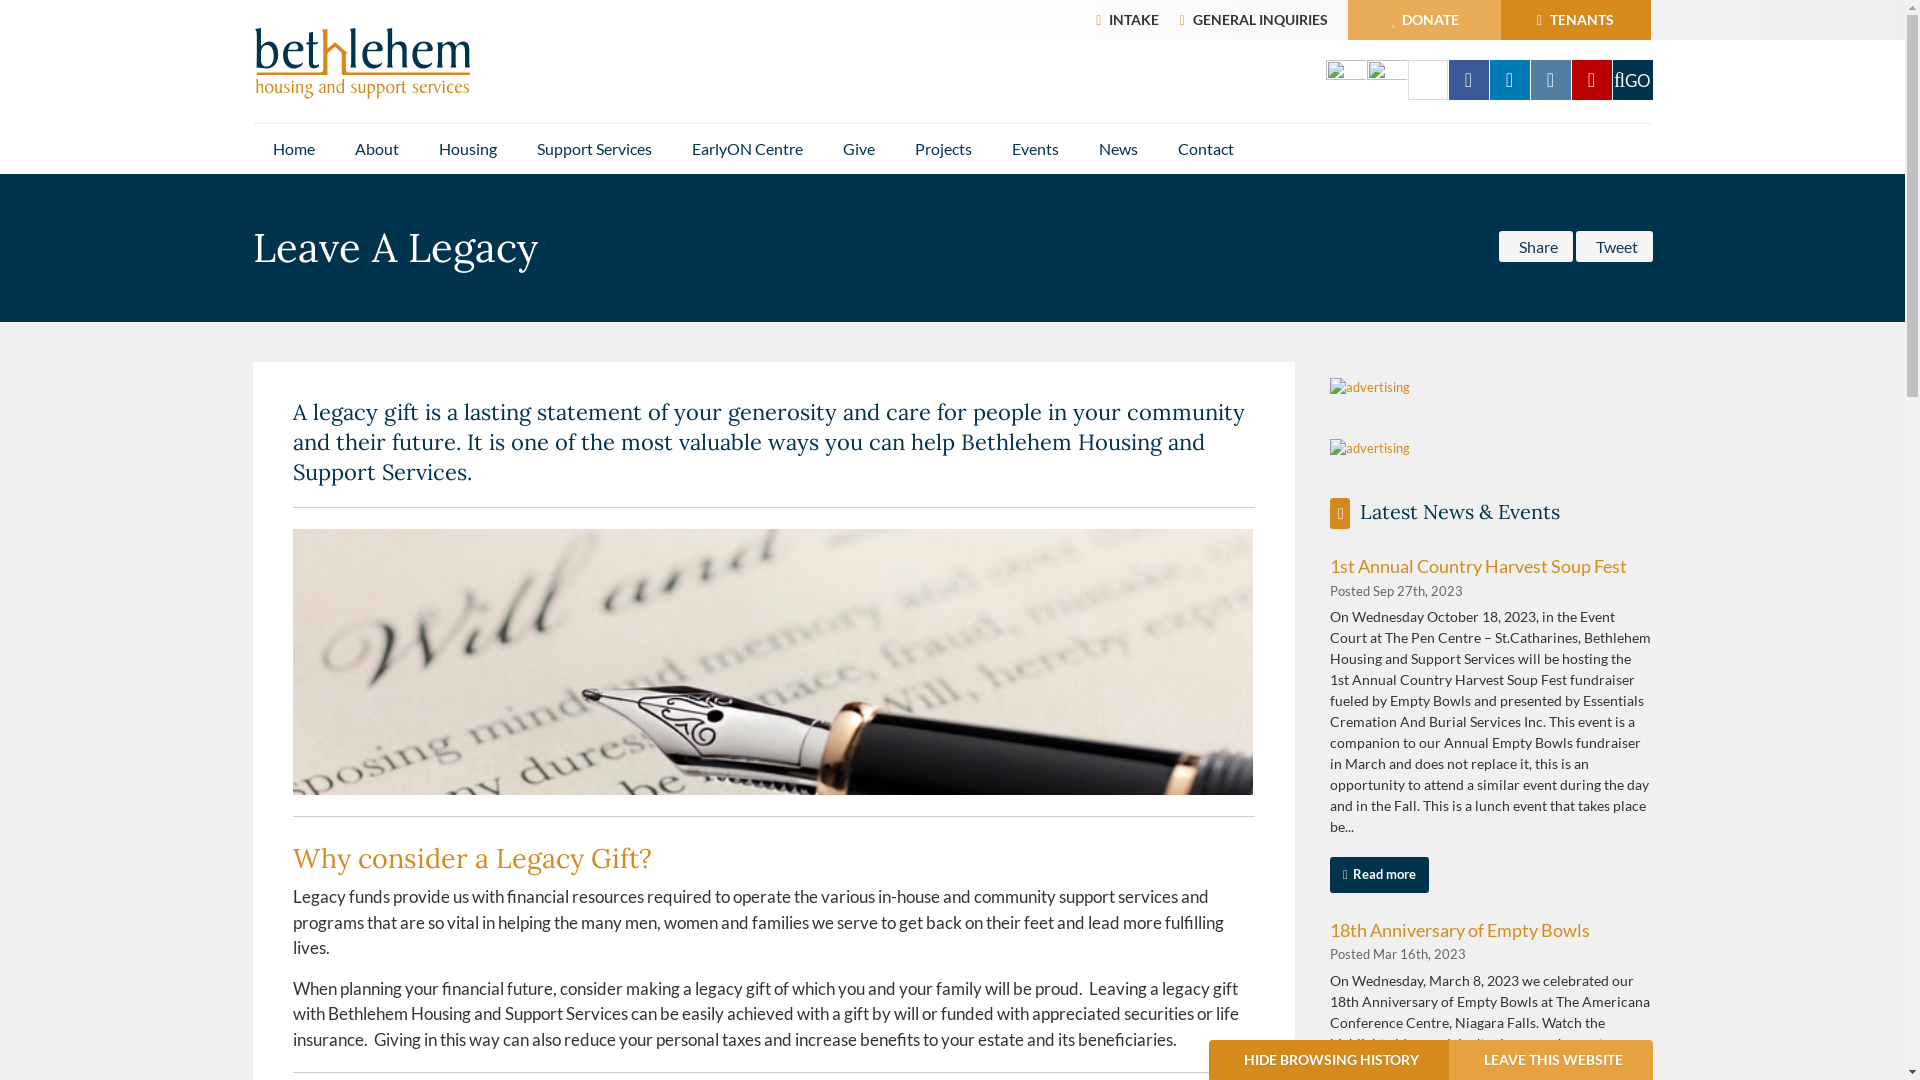  What do you see at coordinates (1573, 19) in the screenshot?
I see `' TENANTS'` at bounding box center [1573, 19].